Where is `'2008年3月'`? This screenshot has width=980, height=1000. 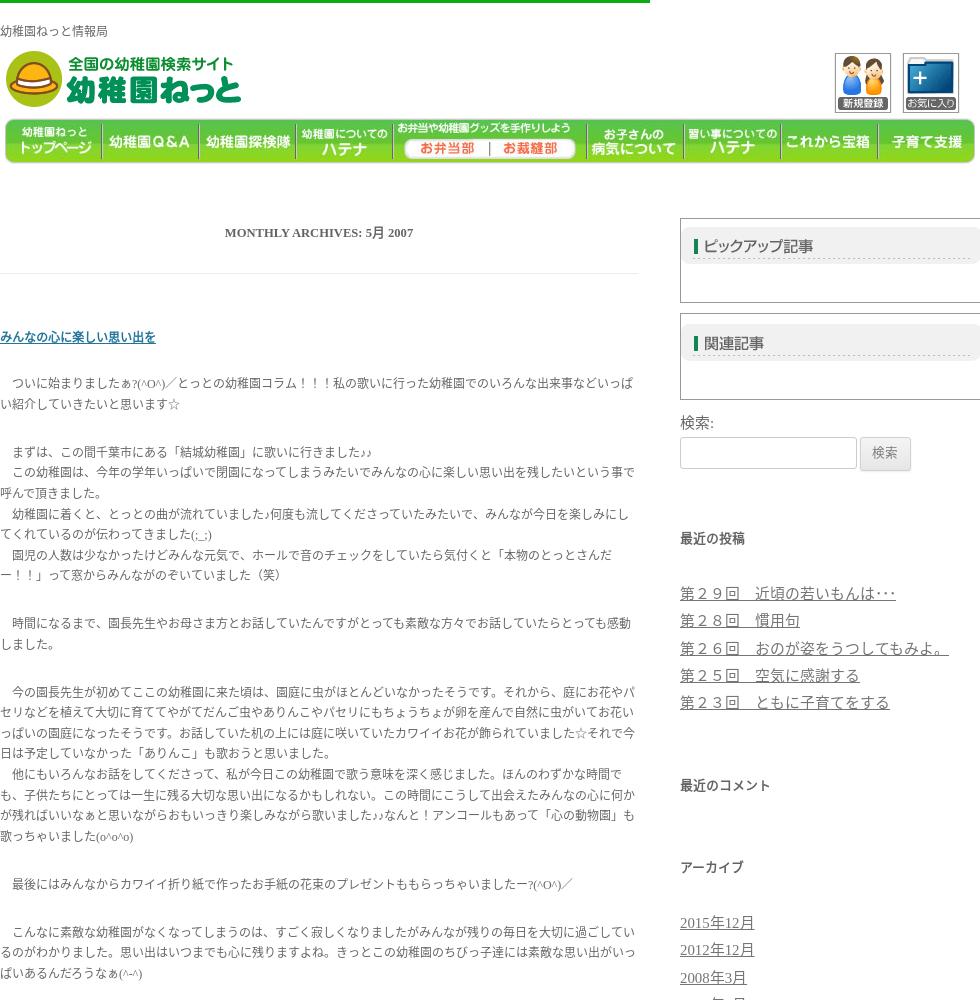 '2008年3月' is located at coordinates (680, 976).